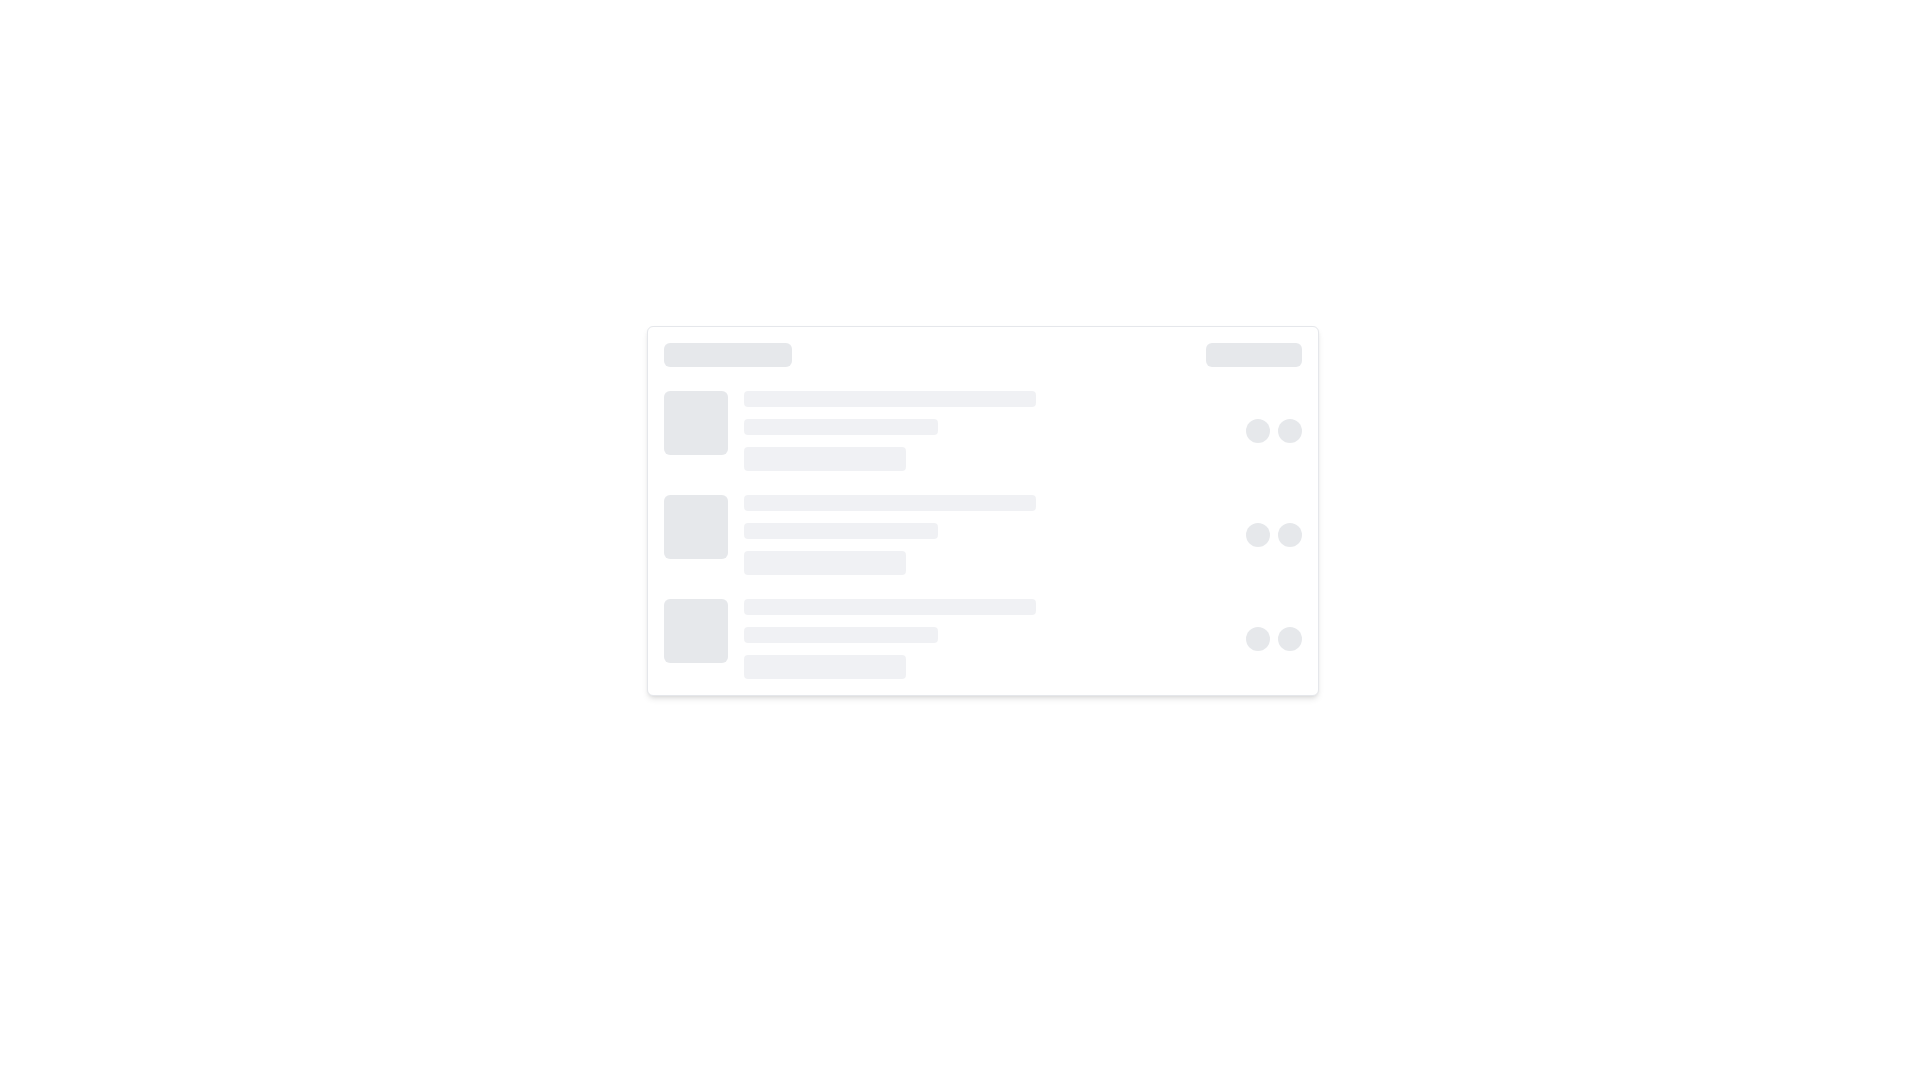 Image resolution: width=1920 pixels, height=1080 pixels. Describe the element at coordinates (1256, 639) in the screenshot. I see `the leftmost gray circular element in a horizontal arrangement of two similar elements located near the bottom-right section of the interface` at that location.